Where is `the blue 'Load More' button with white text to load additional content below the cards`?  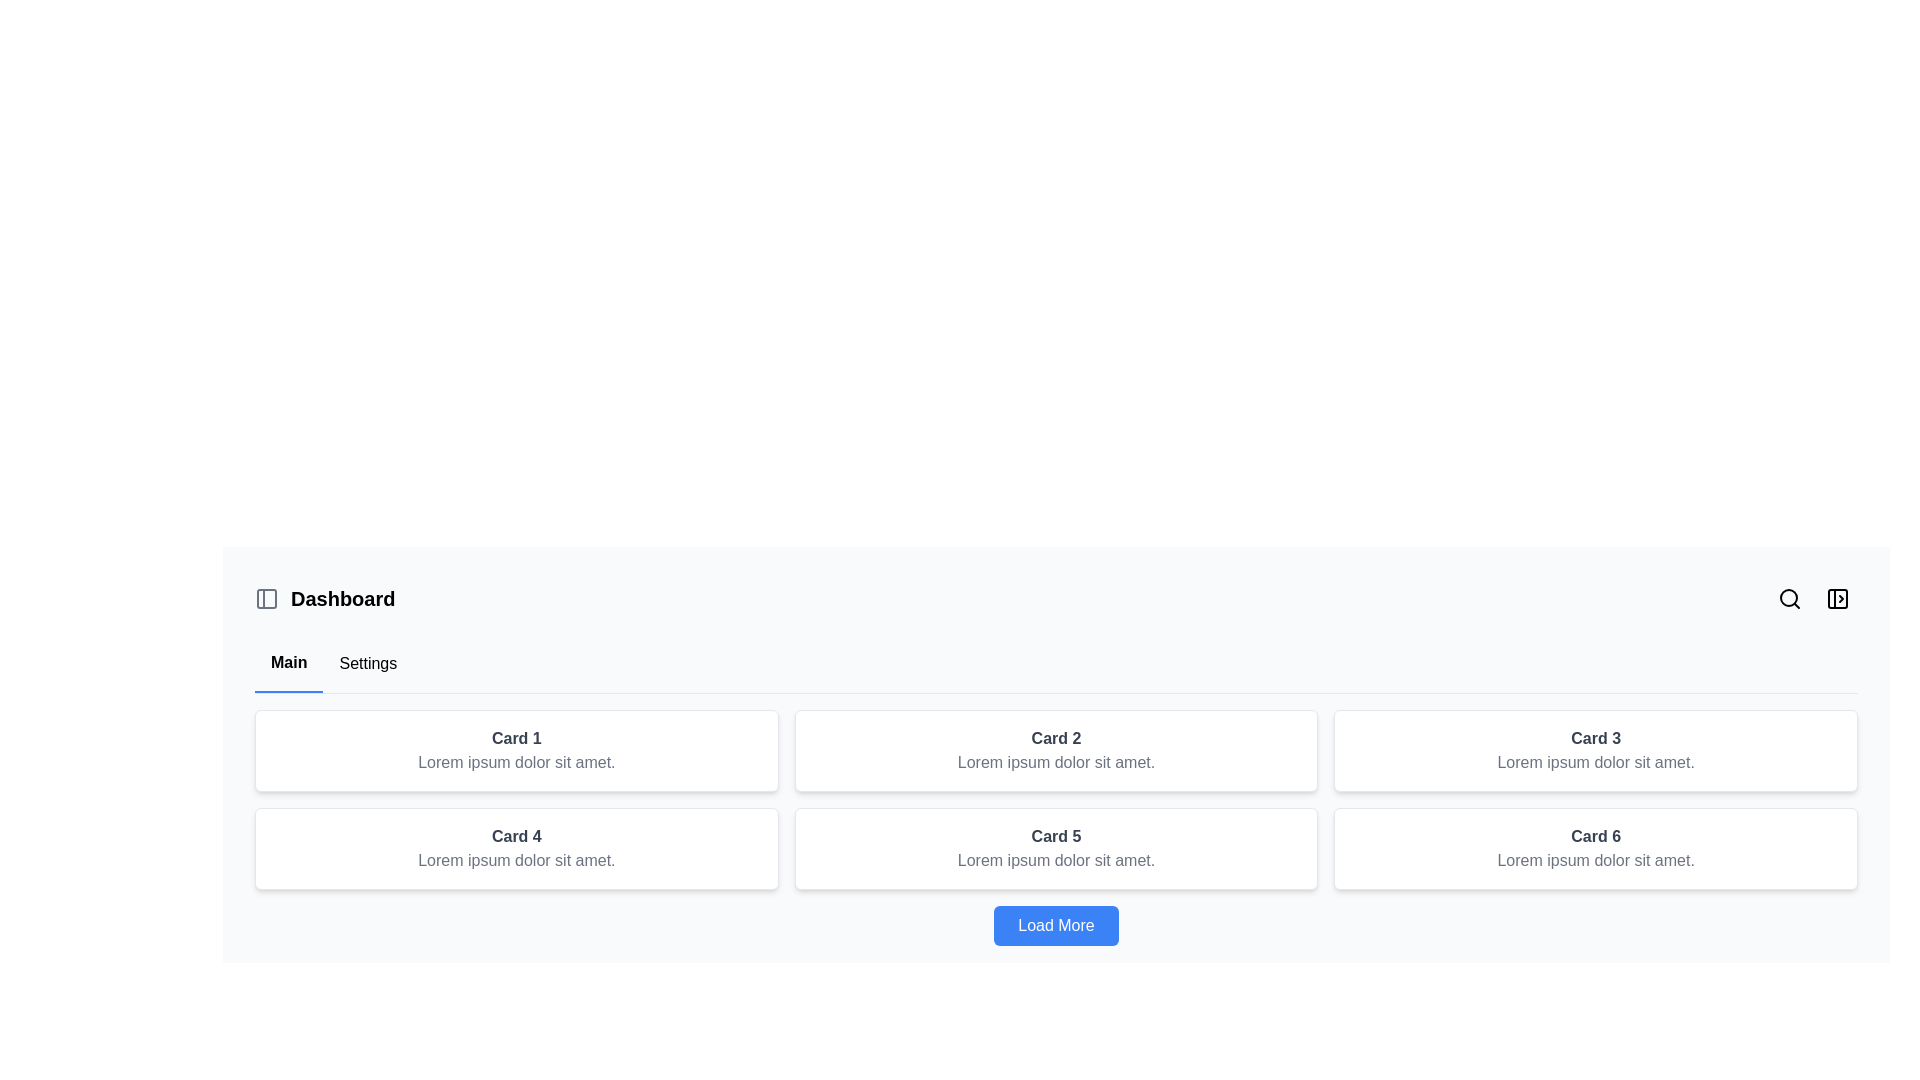
the blue 'Load More' button with white text to load additional content below the cards is located at coordinates (1055, 925).